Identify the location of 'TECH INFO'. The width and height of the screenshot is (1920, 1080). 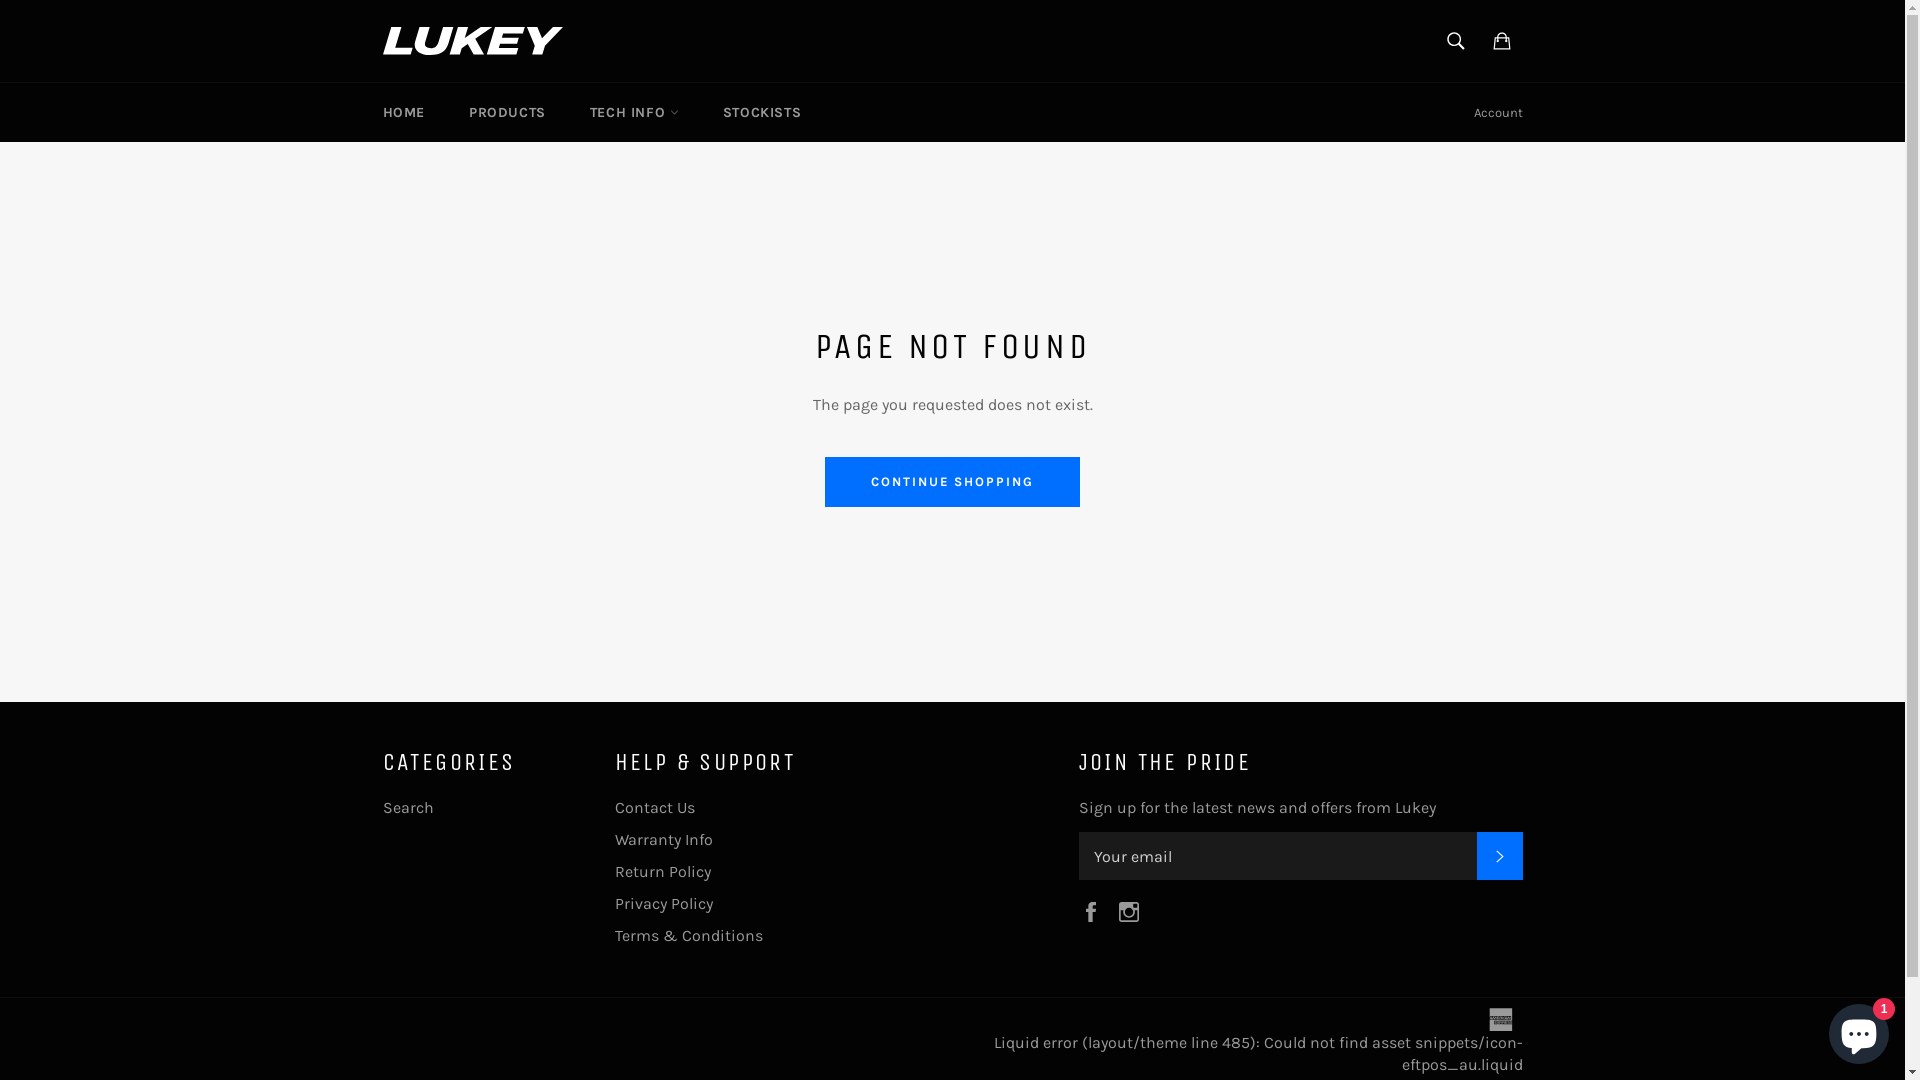
(633, 112).